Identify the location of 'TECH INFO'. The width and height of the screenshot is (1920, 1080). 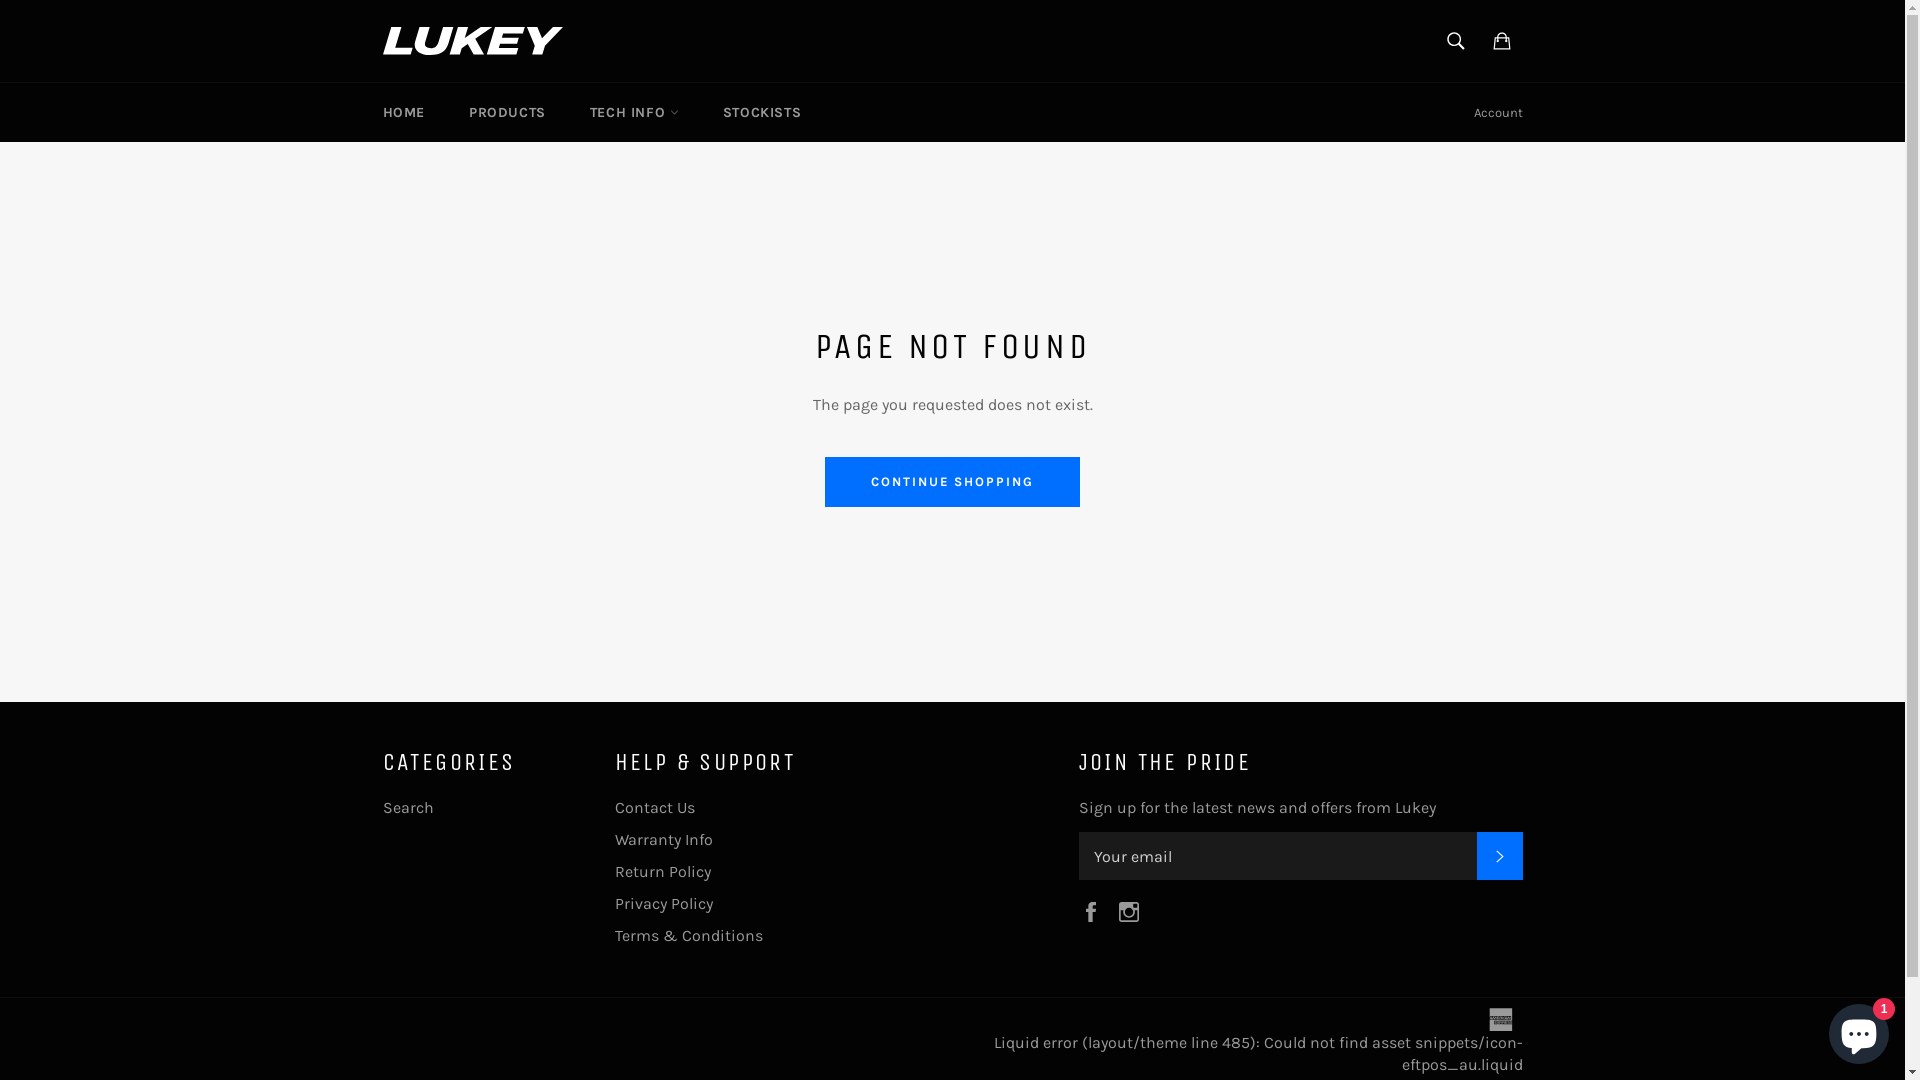
(633, 112).